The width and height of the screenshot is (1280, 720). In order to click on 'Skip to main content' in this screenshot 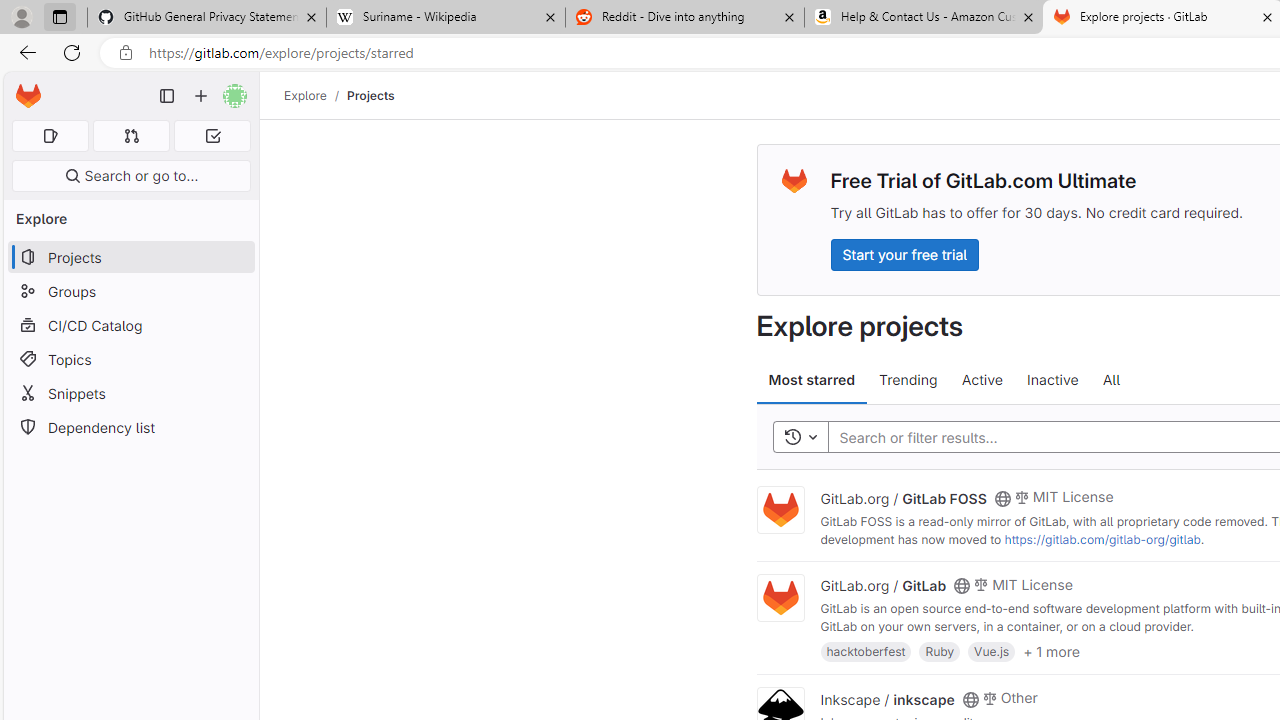, I will do `click(23, 86)`.